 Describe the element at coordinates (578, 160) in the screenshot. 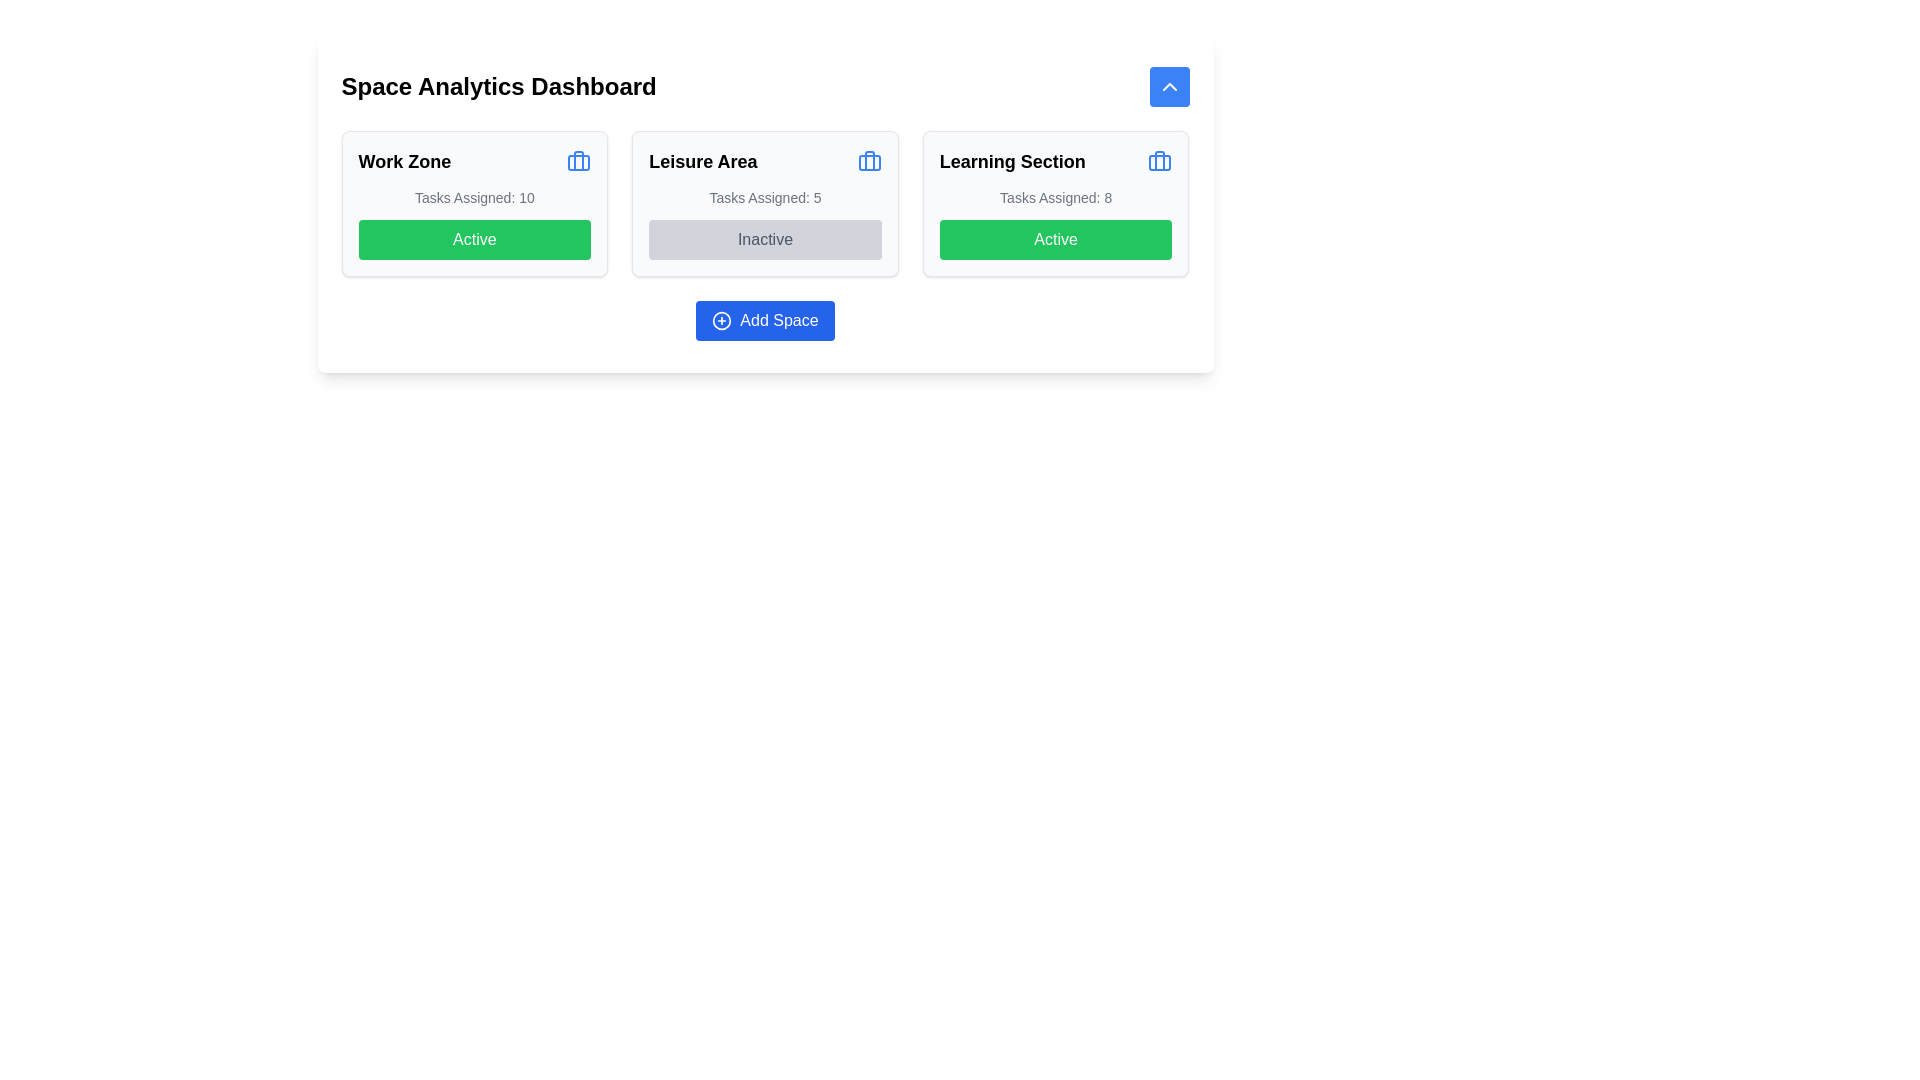

I see `the vertical line design within the briefcase icon located at the top right corner of the 'Work Zone' card` at that location.